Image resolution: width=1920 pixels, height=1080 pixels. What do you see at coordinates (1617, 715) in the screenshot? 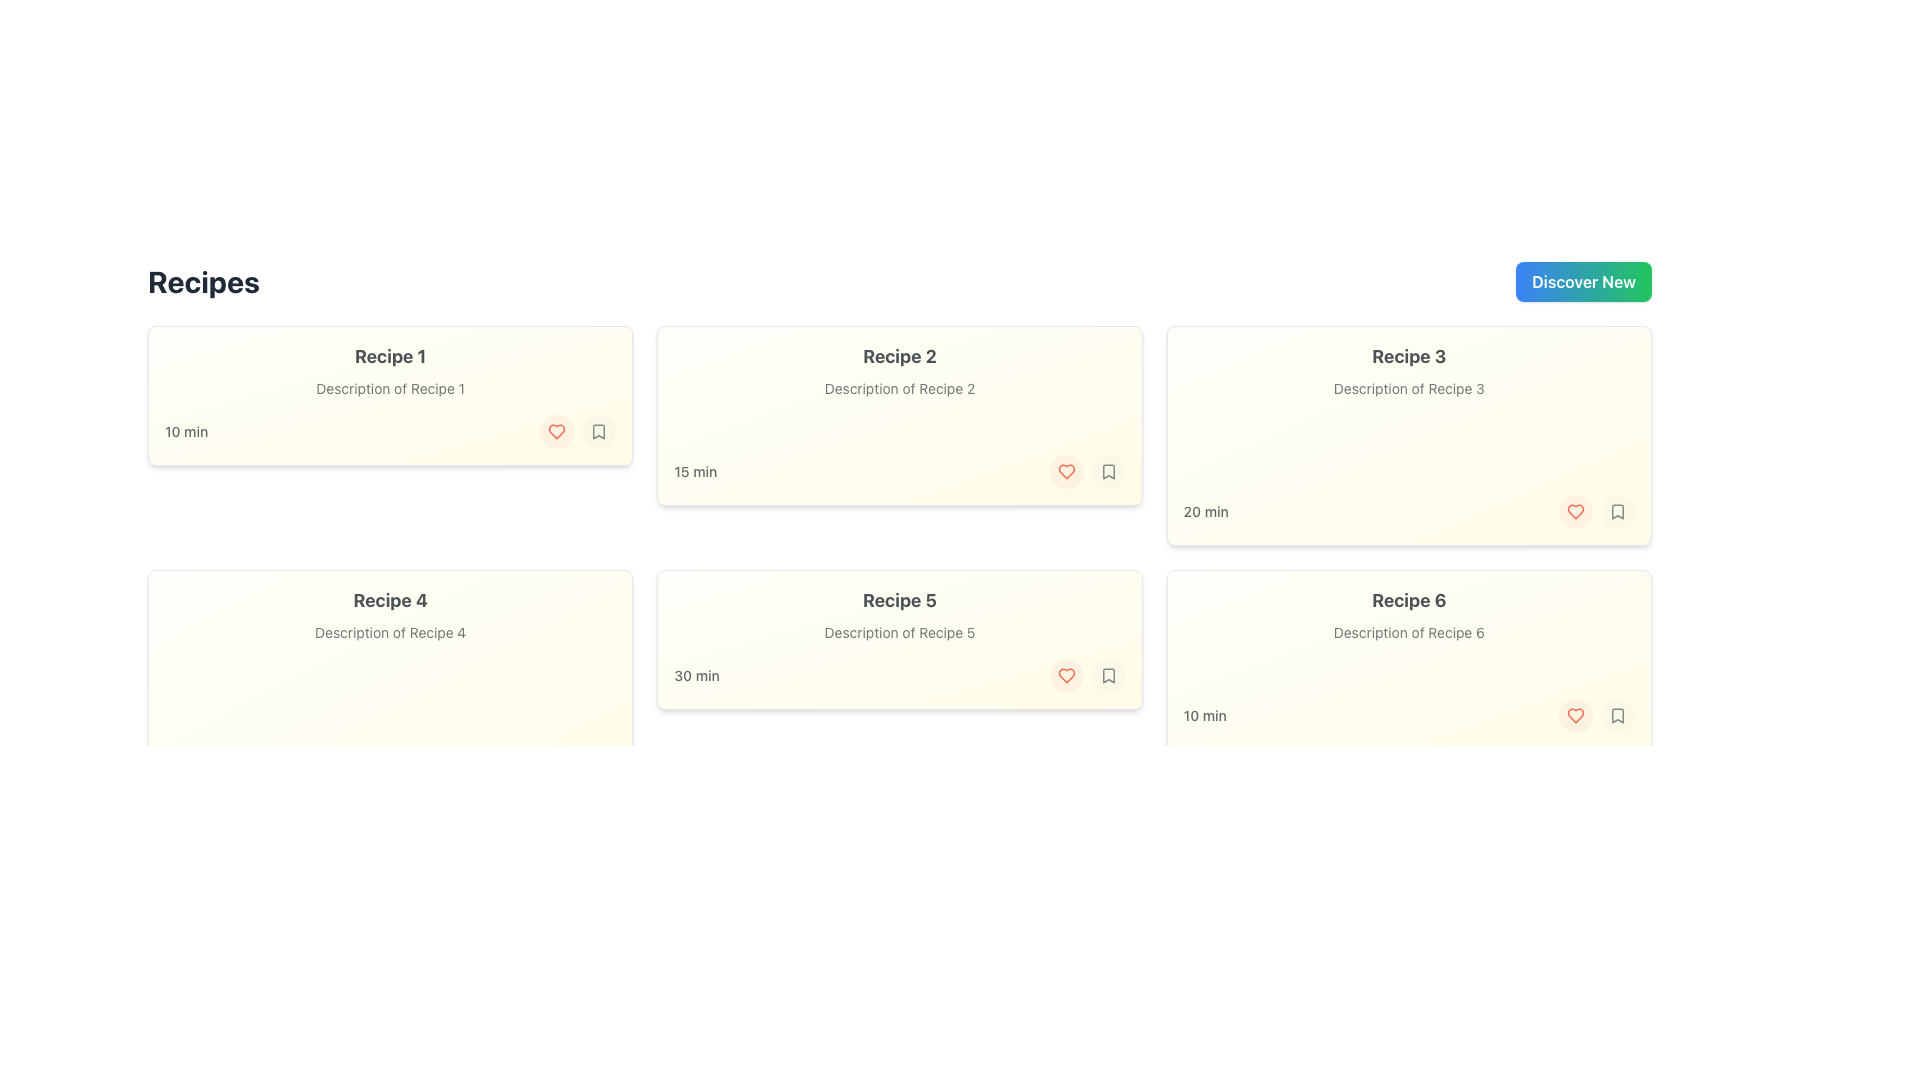
I see `the bookmark button located on the right side of the 'Recipe 6' card in the last row of the recipe grid` at bounding box center [1617, 715].